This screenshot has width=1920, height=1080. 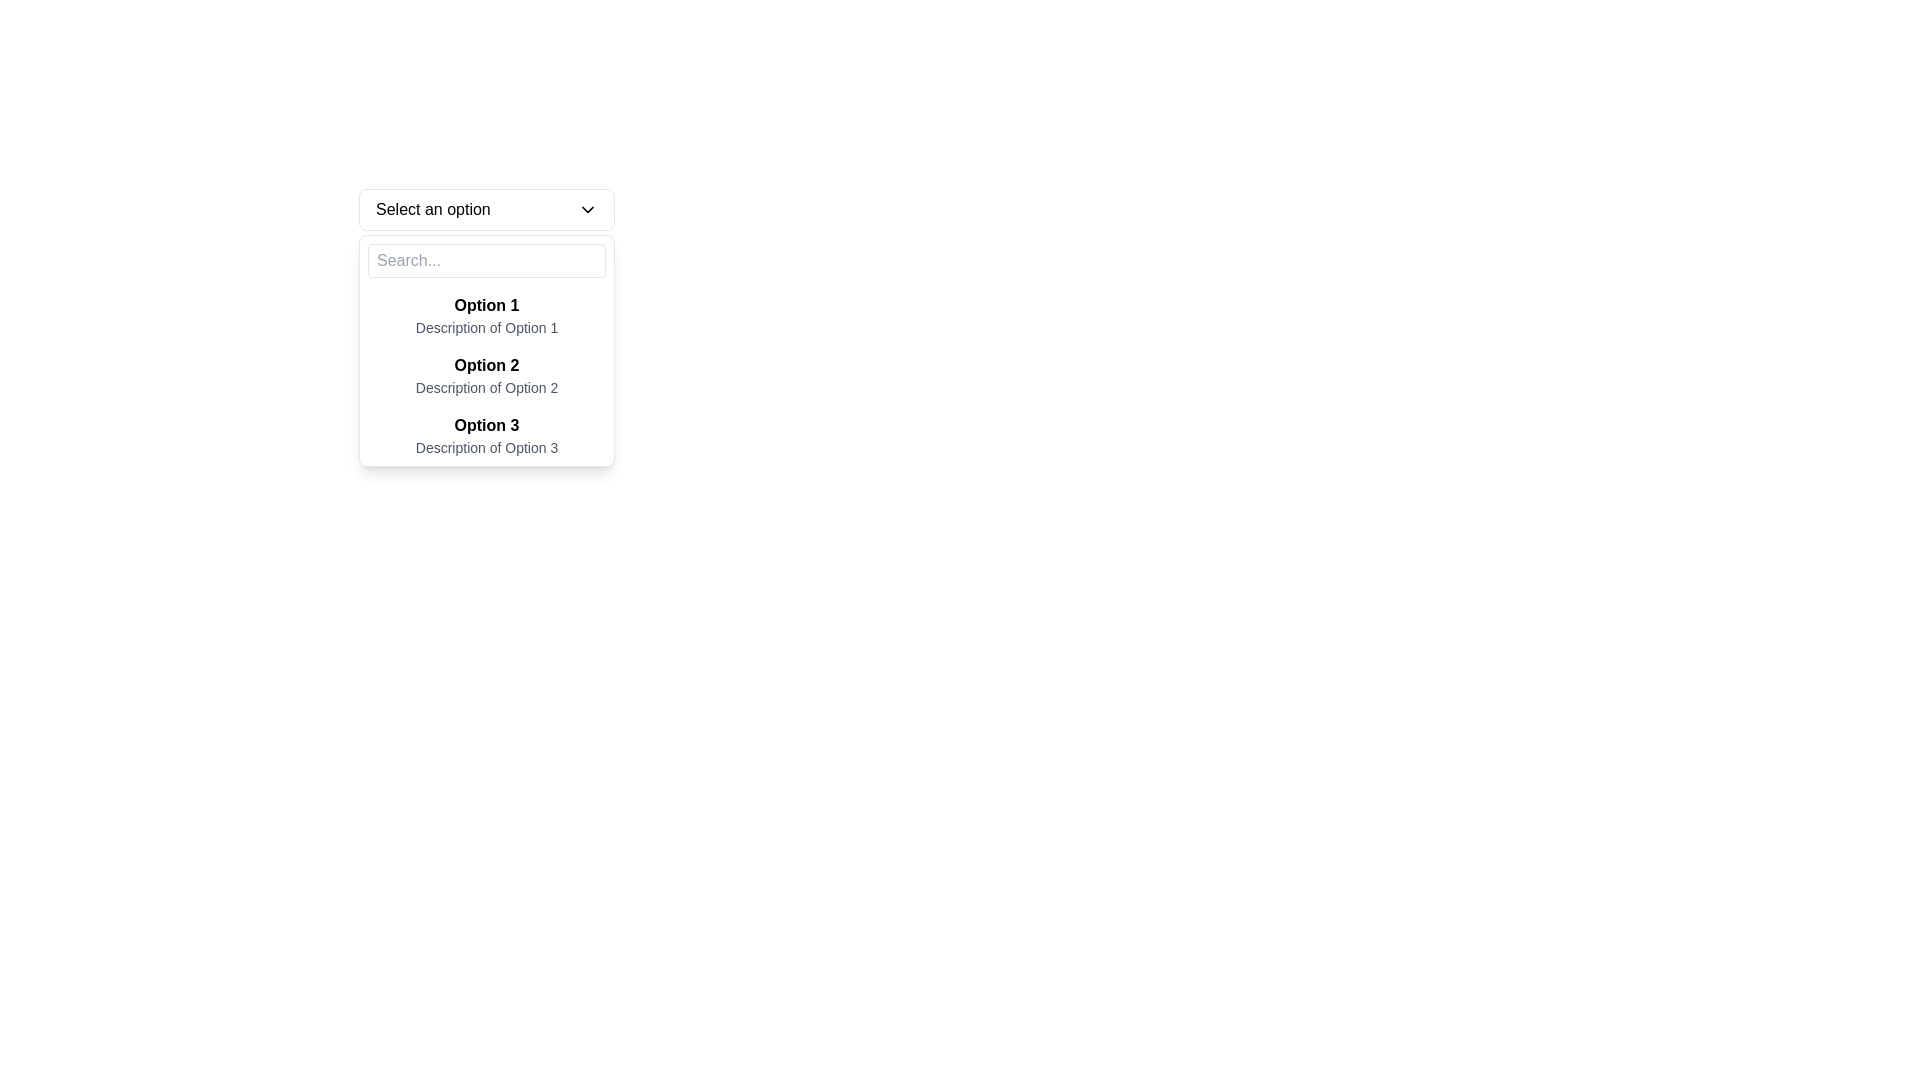 I want to click on the dropdown menu item located in the middle of the dropdown list, so click(x=486, y=375).